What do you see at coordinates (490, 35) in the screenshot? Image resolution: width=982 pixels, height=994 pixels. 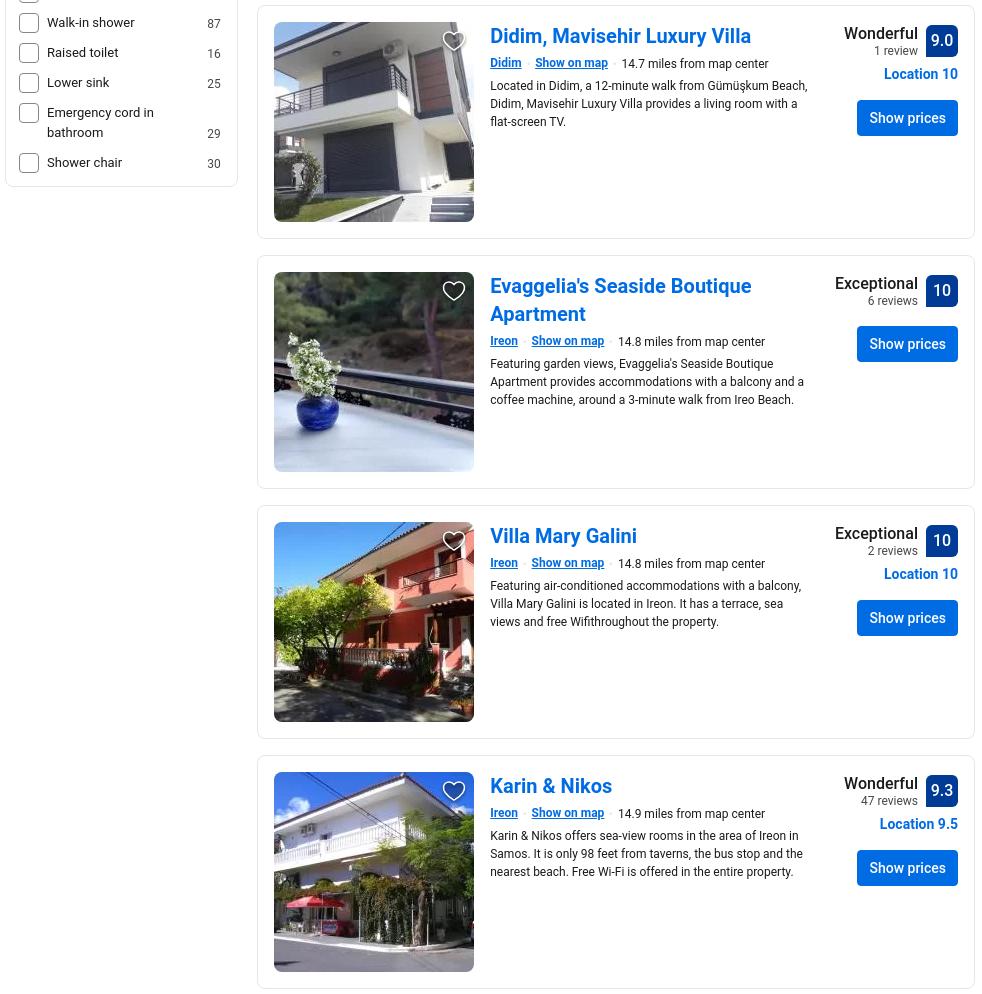 I see `'Didim, Mavisehir Luxury Villa'` at bounding box center [490, 35].